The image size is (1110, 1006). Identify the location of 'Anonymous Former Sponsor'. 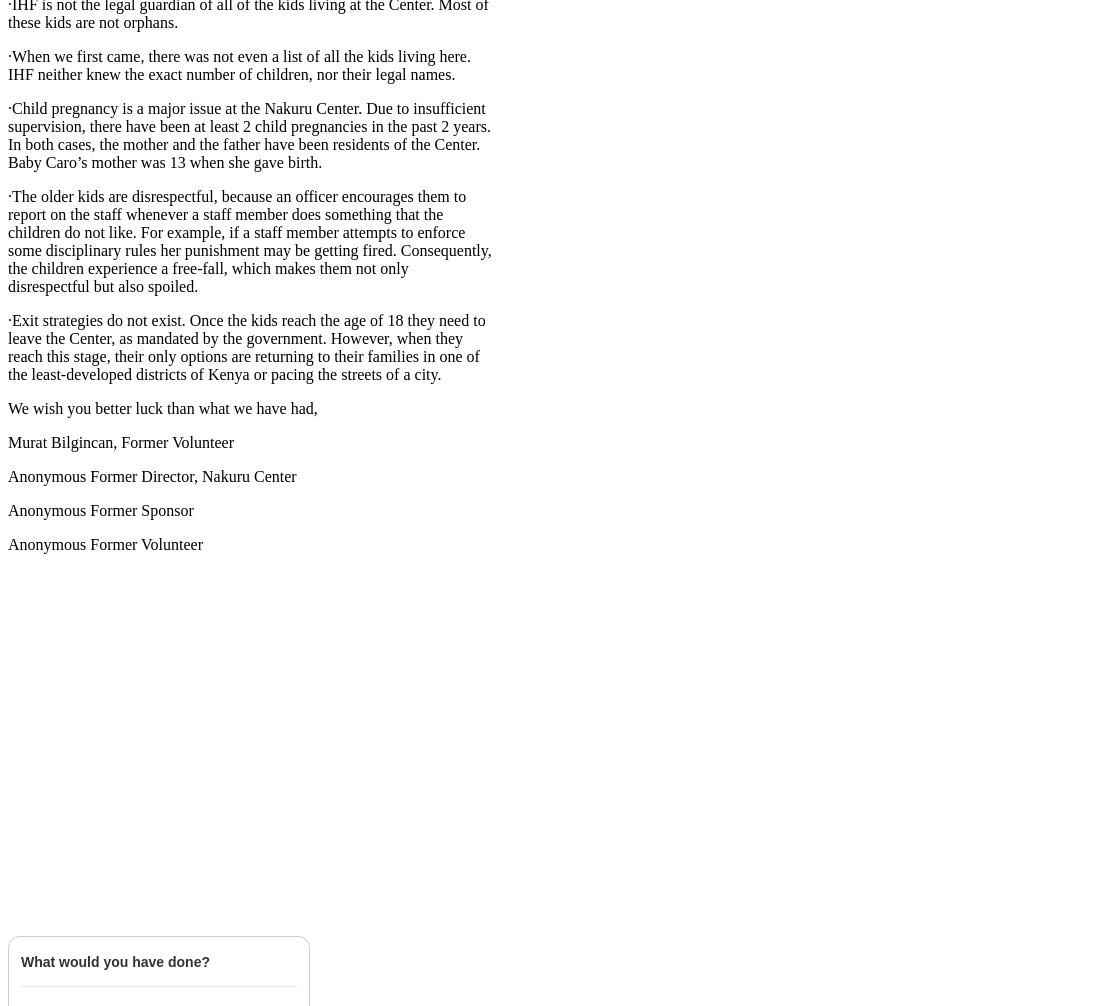
(99, 509).